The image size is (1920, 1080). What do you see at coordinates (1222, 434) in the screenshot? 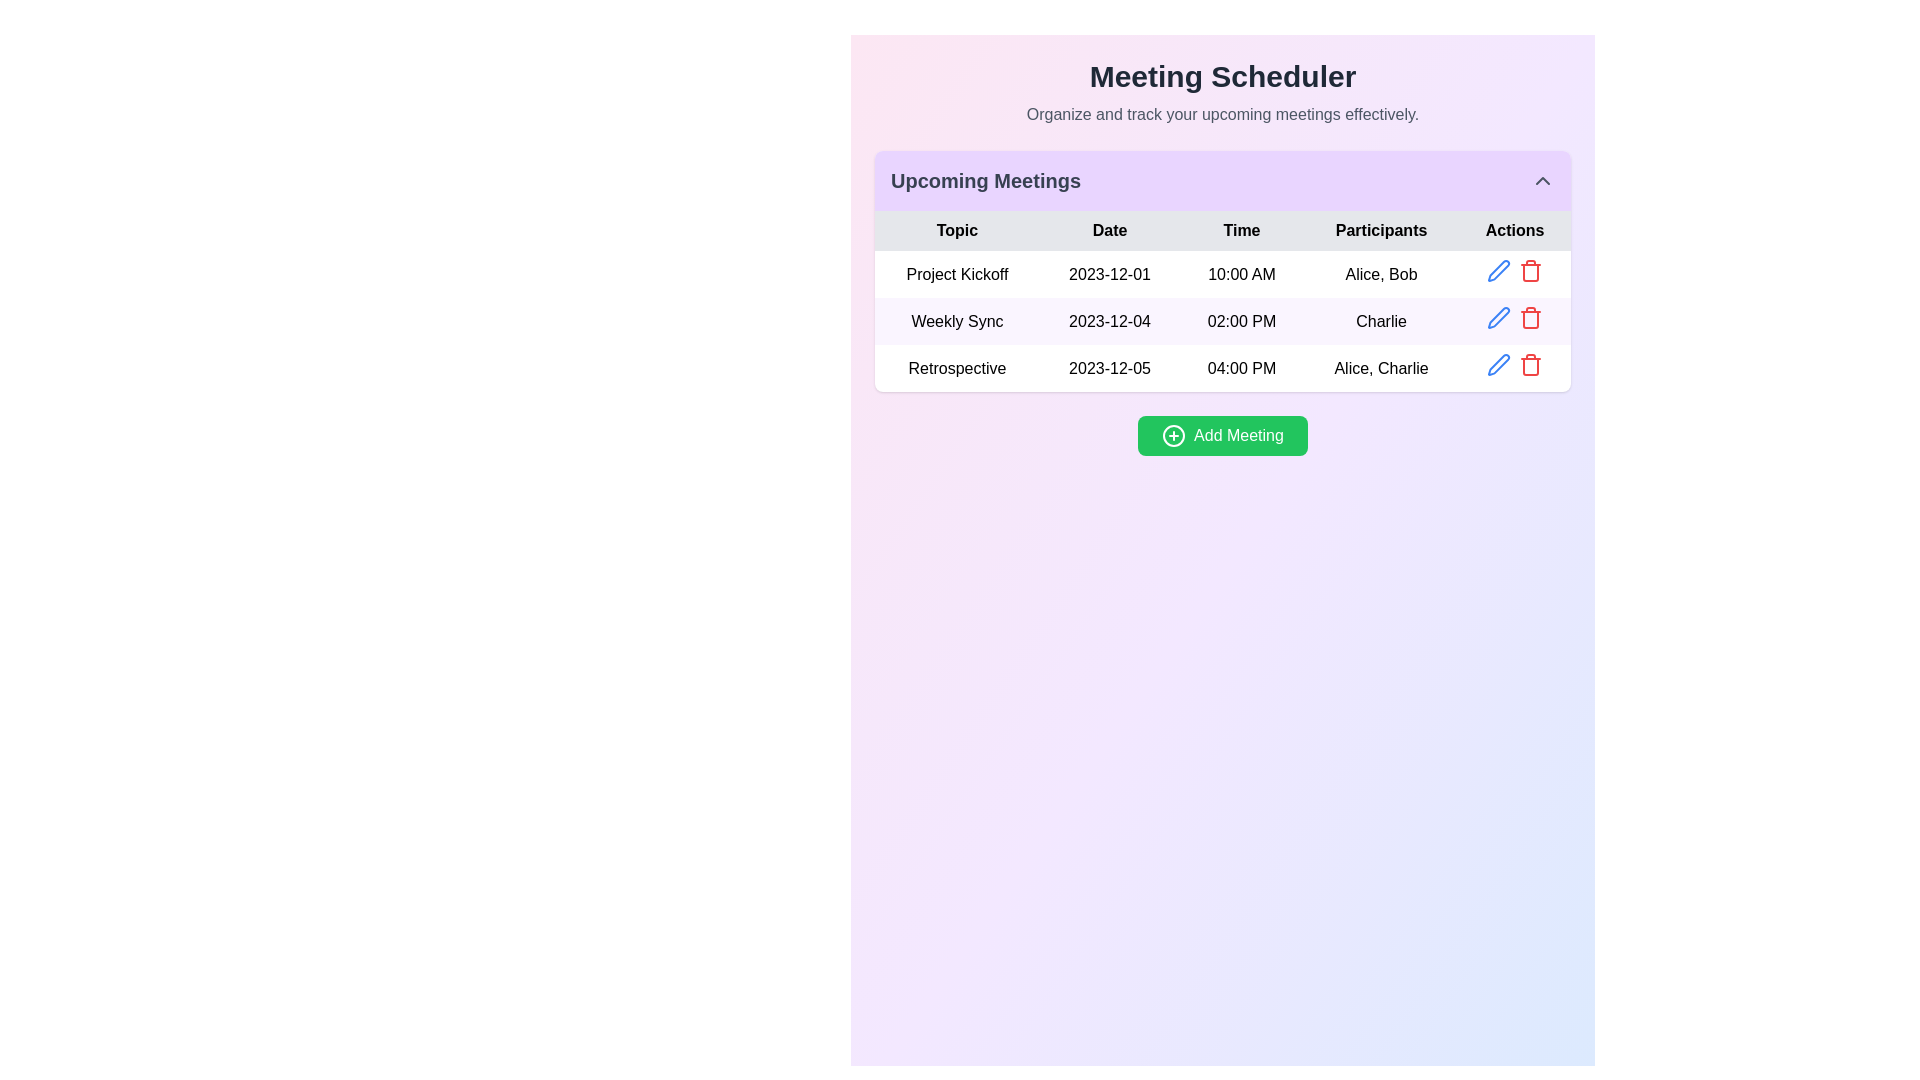
I see `the 'Add Meeting' button` at bounding box center [1222, 434].